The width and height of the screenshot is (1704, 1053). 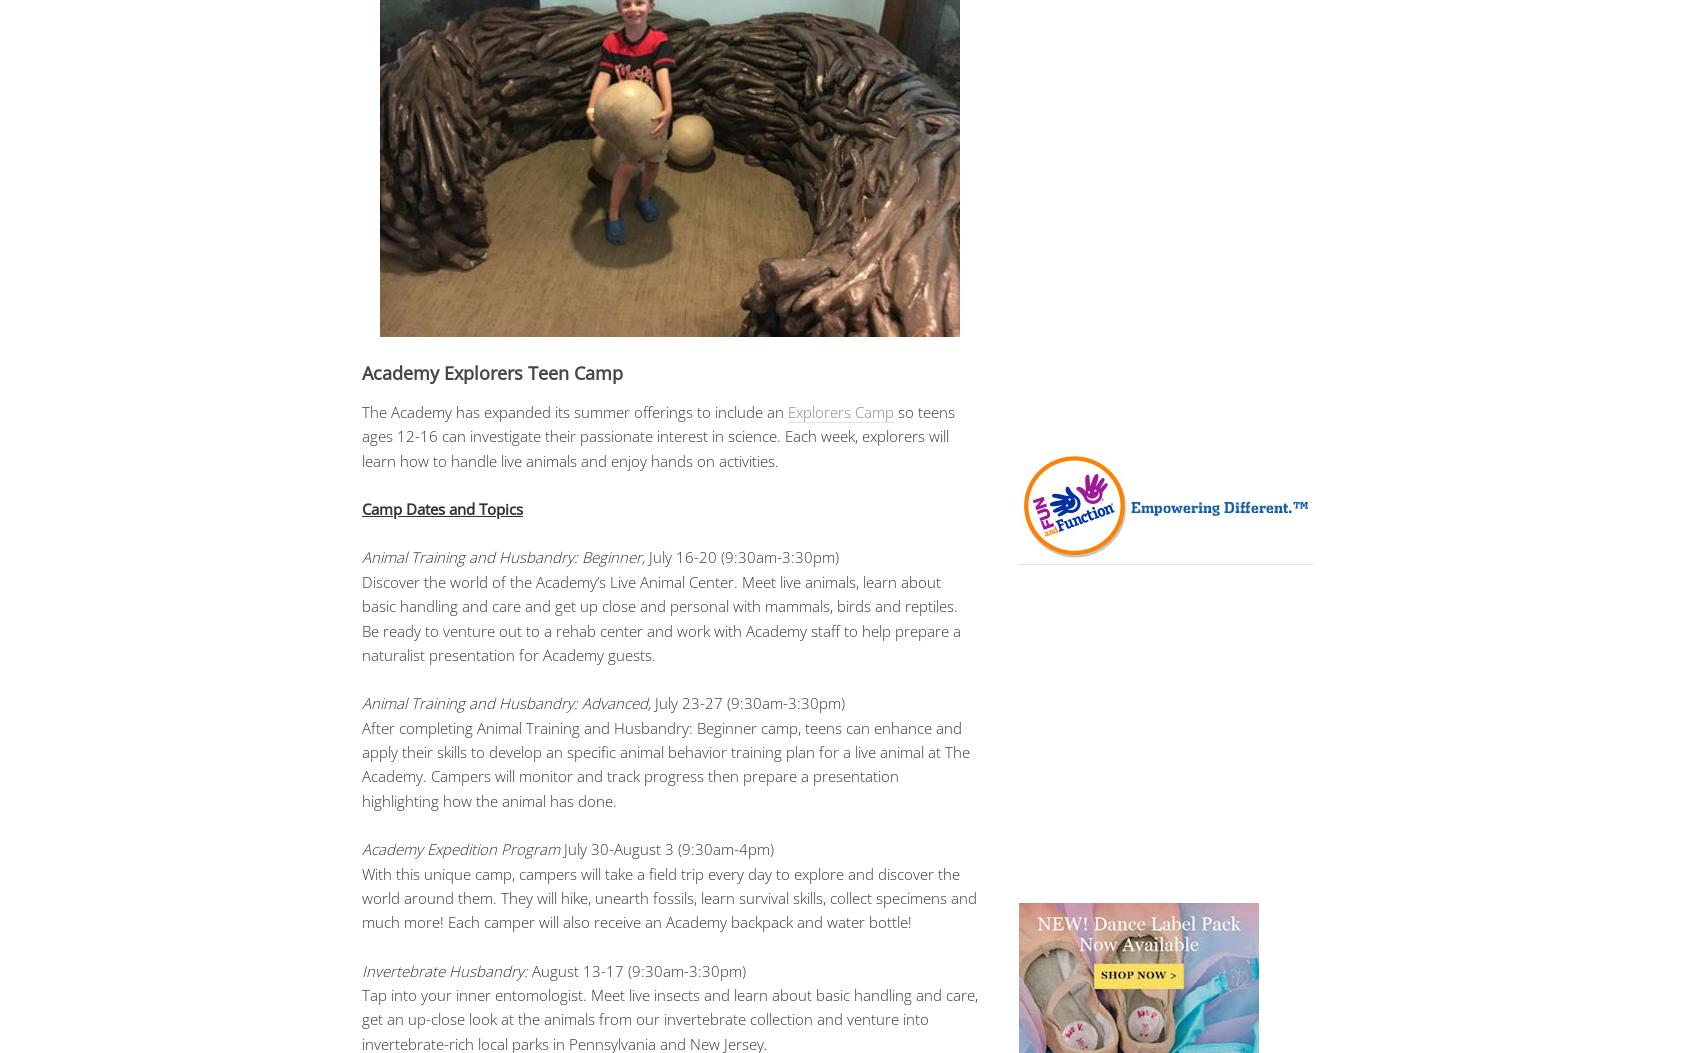 What do you see at coordinates (492, 371) in the screenshot?
I see `'Academy Explorers Teen Camp'` at bounding box center [492, 371].